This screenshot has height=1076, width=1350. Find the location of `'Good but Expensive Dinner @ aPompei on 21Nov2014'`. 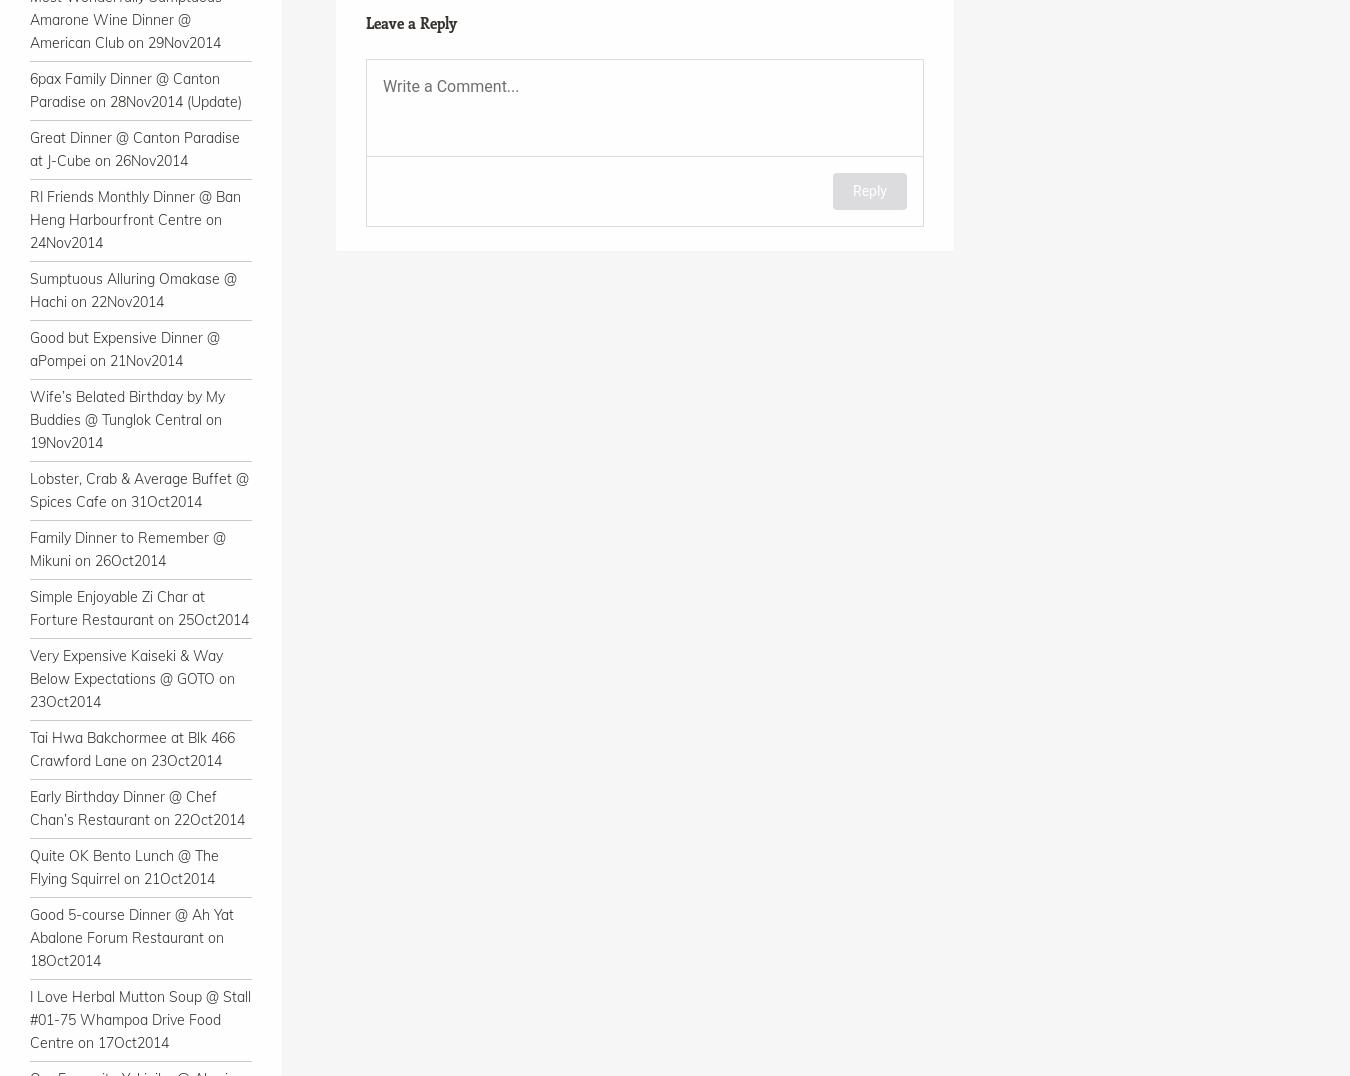

'Good but Expensive Dinner @ aPompei on 21Nov2014' is located at coordinates (125, 349).